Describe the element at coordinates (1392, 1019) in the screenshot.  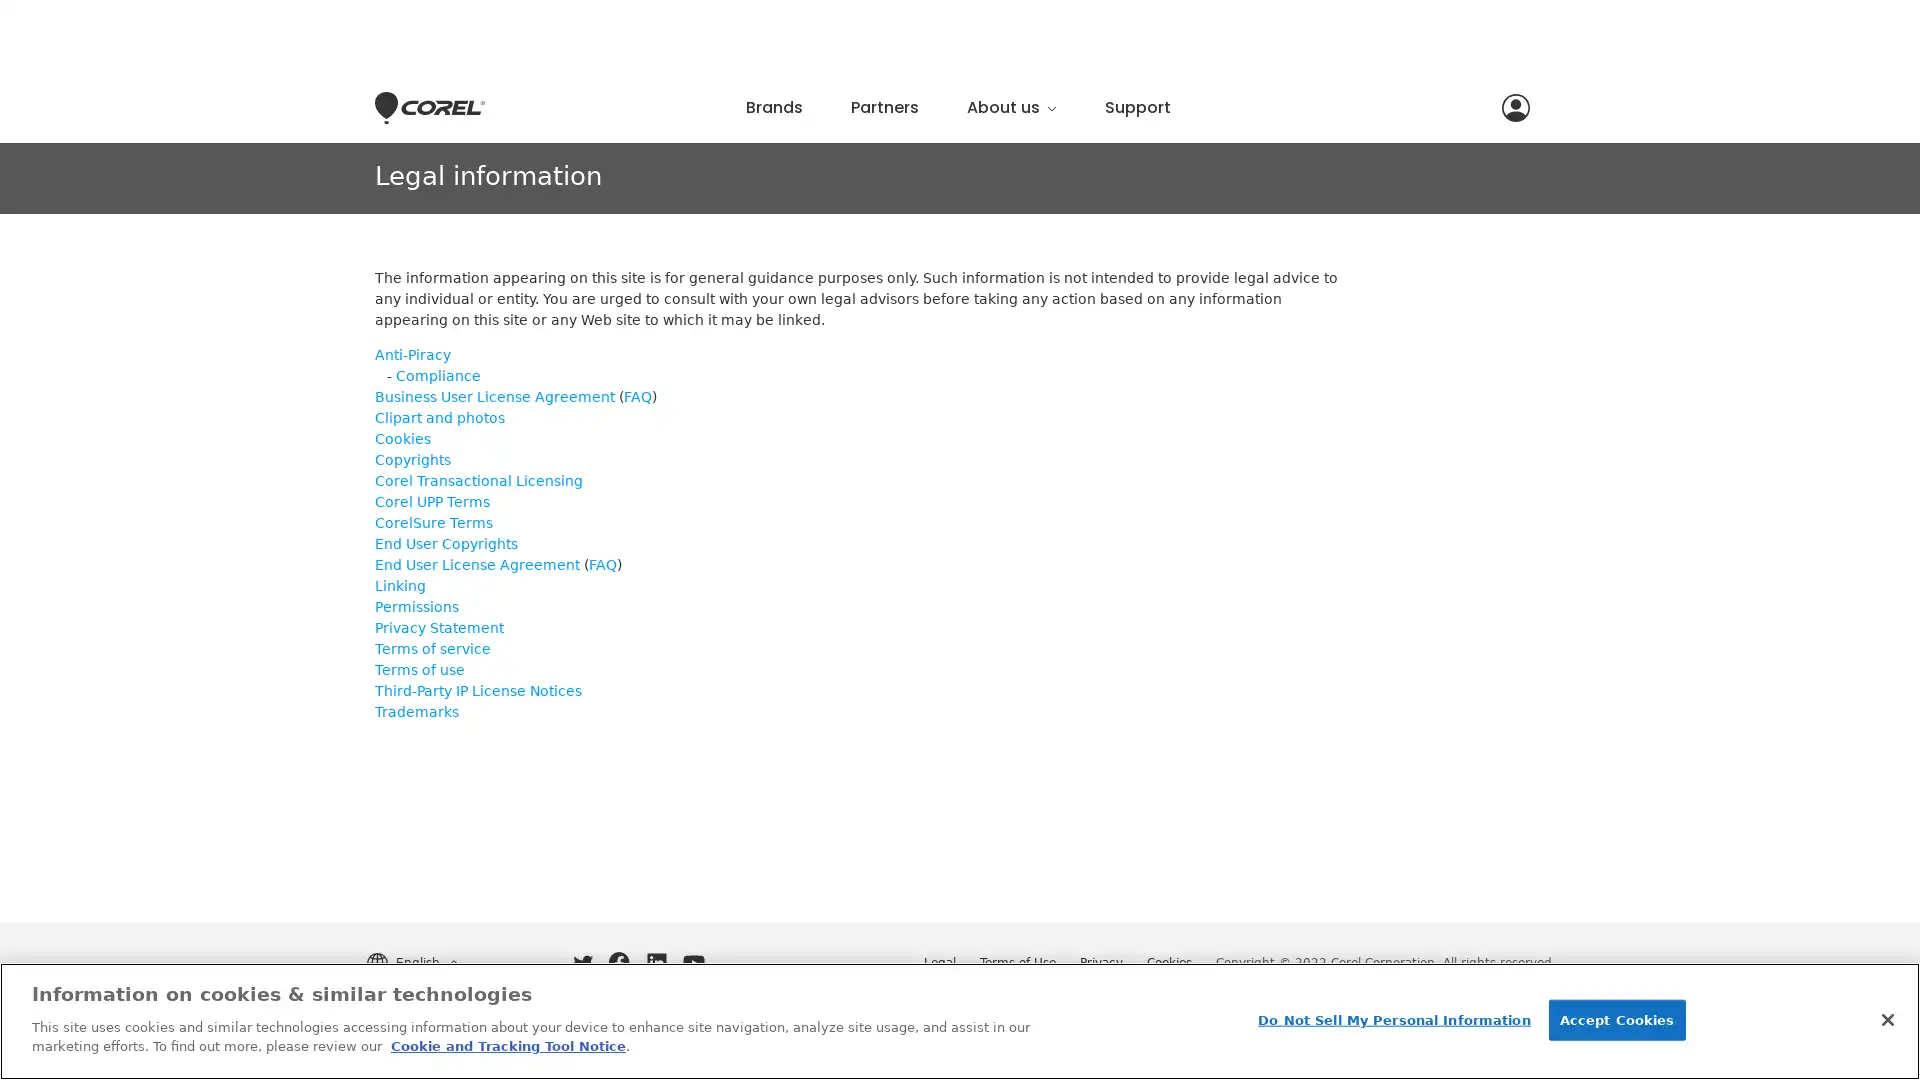
I see `Do Not Sell My Personal Information` at that location.